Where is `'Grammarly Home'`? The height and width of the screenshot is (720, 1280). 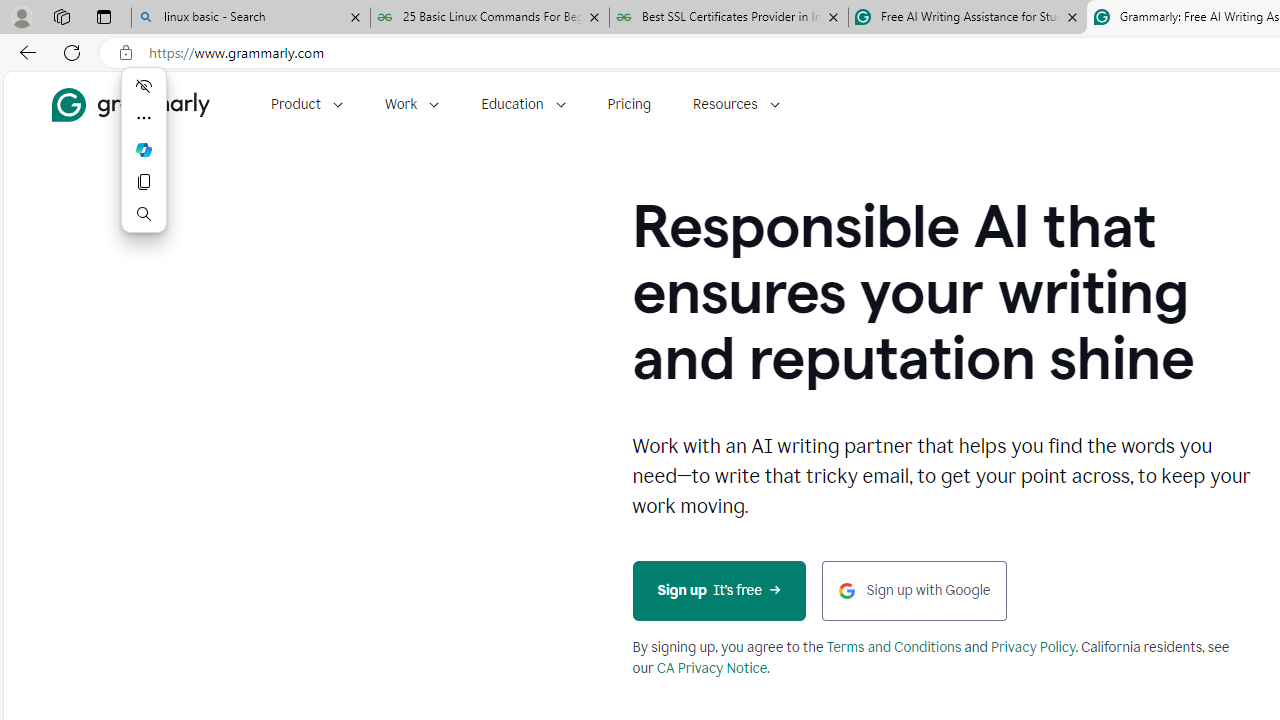
'Grammarly Home' is located at coordinates (130, 104).